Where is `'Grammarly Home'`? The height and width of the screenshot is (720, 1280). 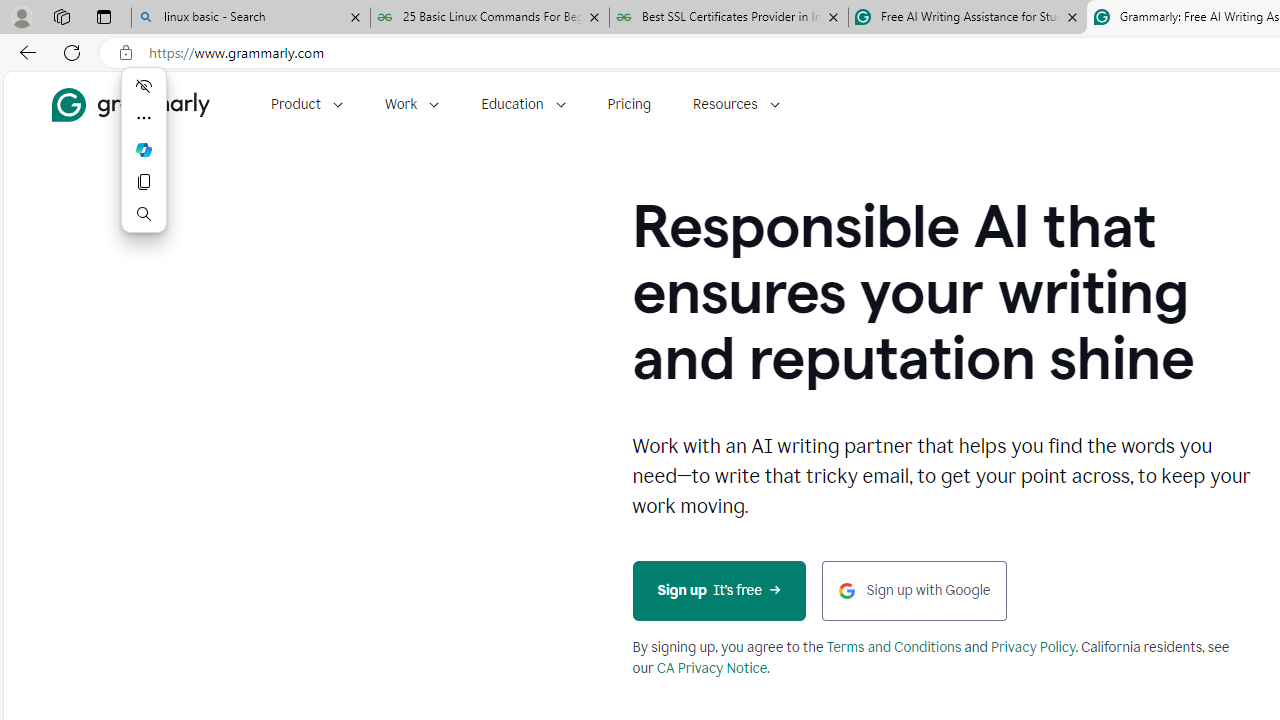
'Grammarly Home' is located at coordinates (130, 104).